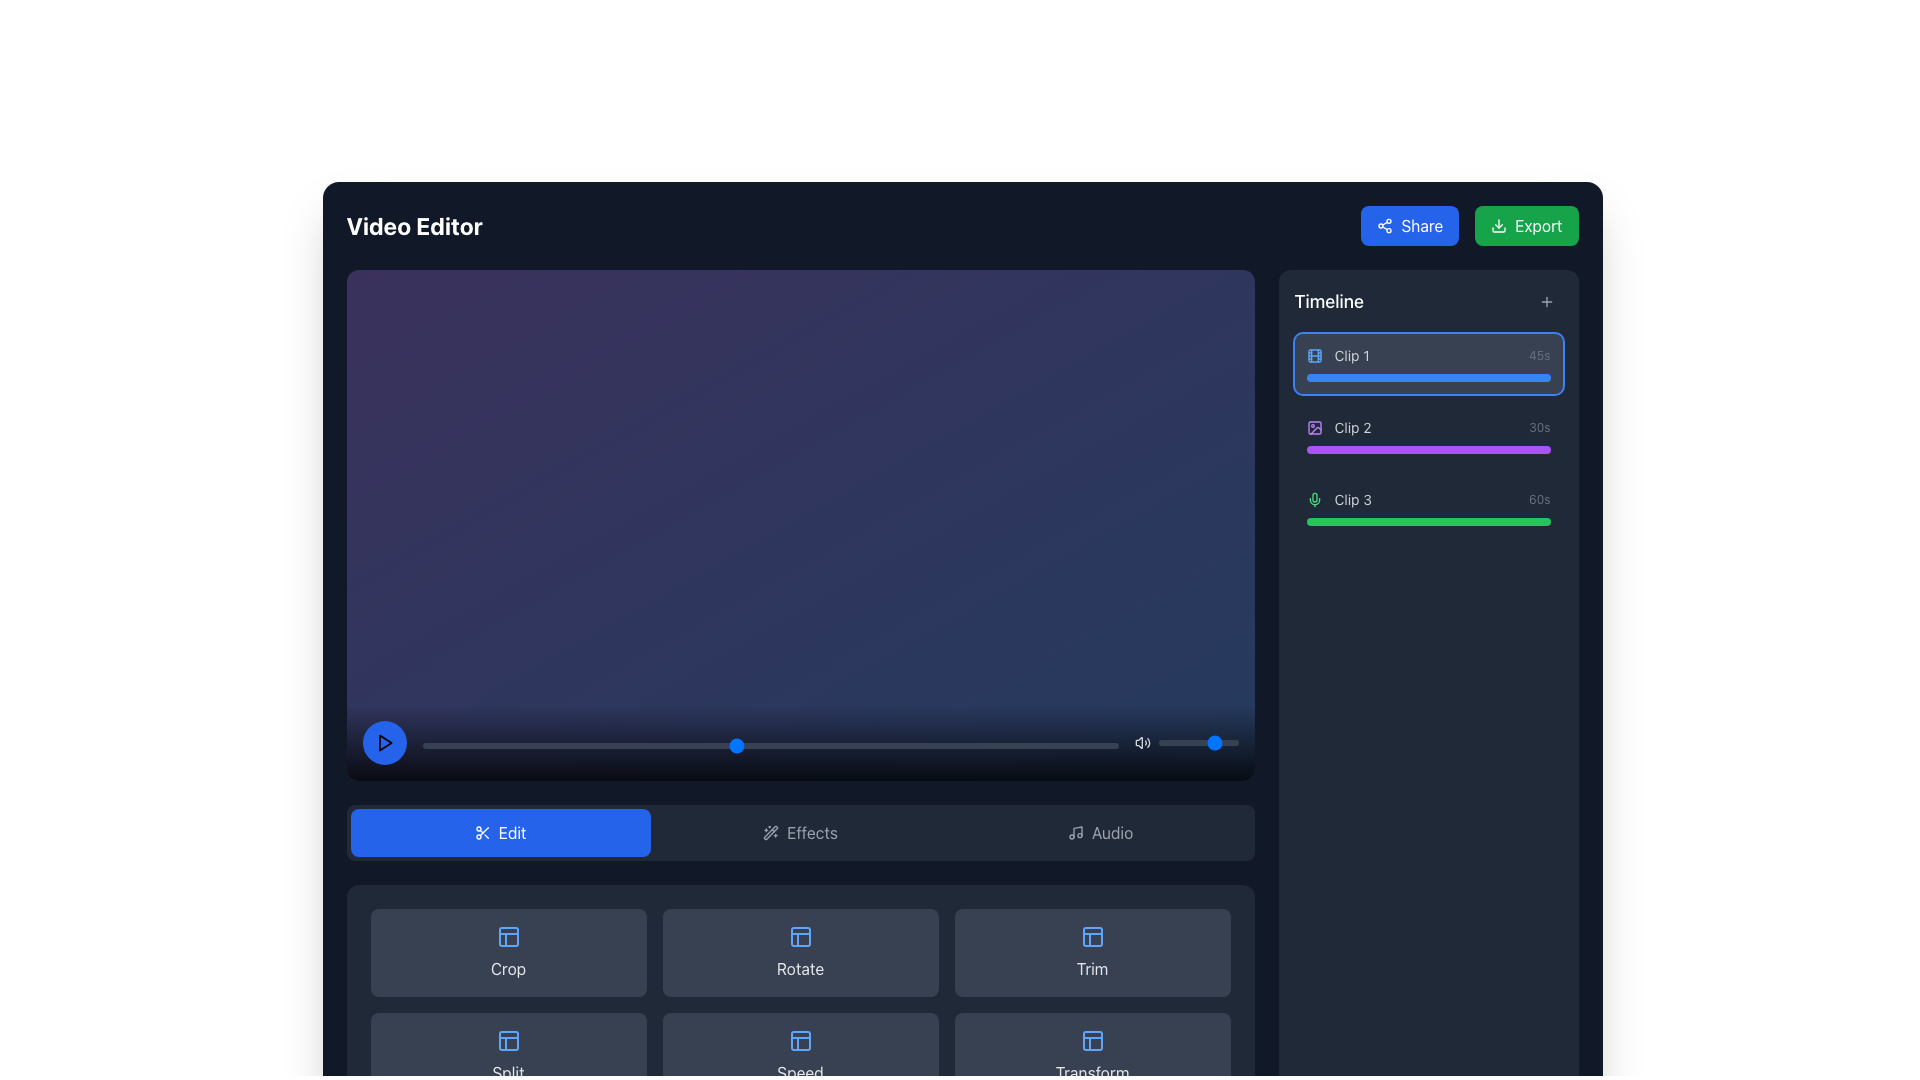 This screenshot has width=1920, height=1080. What do you see at coordinates (1427, 363) in the screenshot?
I see `the first timeline entry for 'Clip 1' in the video editor, which displays the title and duration, located at the top of the 'Timeline' section` at bounding box center [1427, 363].